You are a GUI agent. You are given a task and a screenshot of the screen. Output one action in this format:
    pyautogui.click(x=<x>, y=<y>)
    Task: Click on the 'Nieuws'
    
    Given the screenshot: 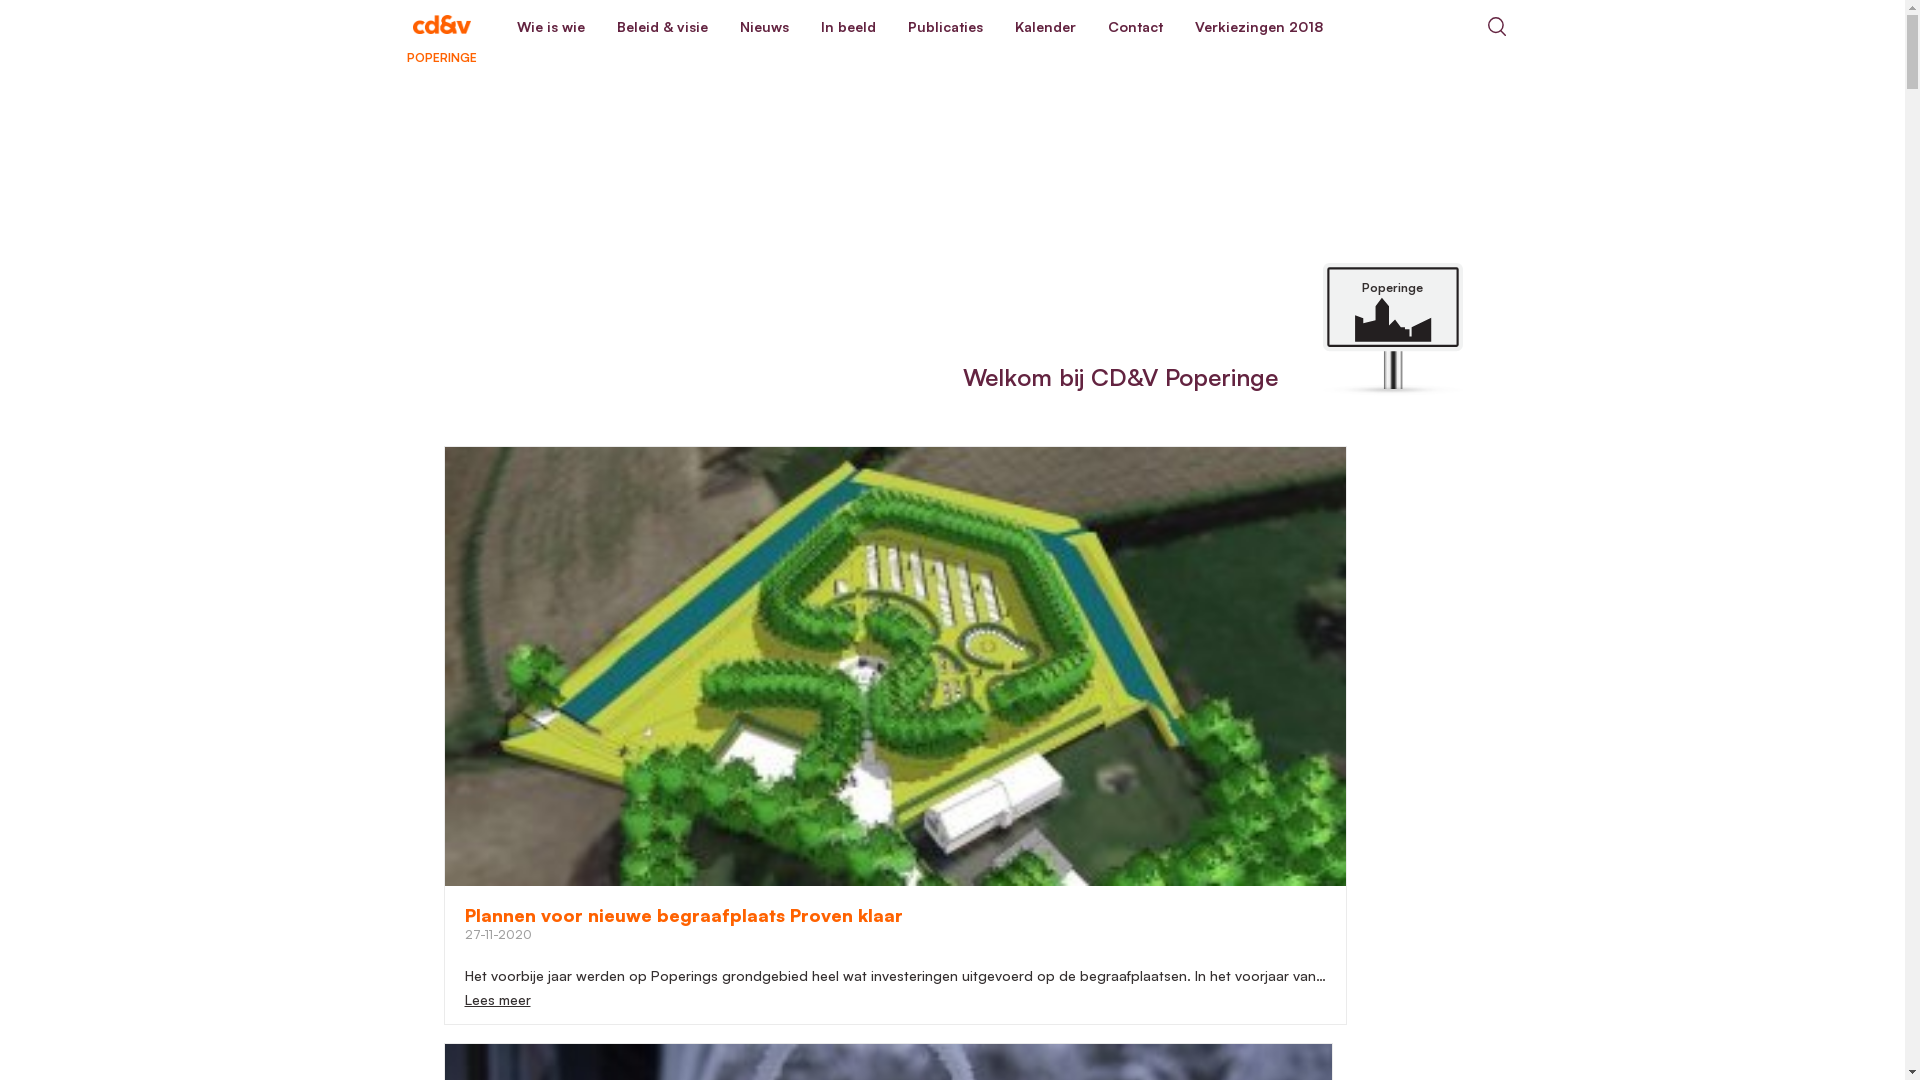 What is the action you would take?
    pyautogui.click(x=763, y=27)
    